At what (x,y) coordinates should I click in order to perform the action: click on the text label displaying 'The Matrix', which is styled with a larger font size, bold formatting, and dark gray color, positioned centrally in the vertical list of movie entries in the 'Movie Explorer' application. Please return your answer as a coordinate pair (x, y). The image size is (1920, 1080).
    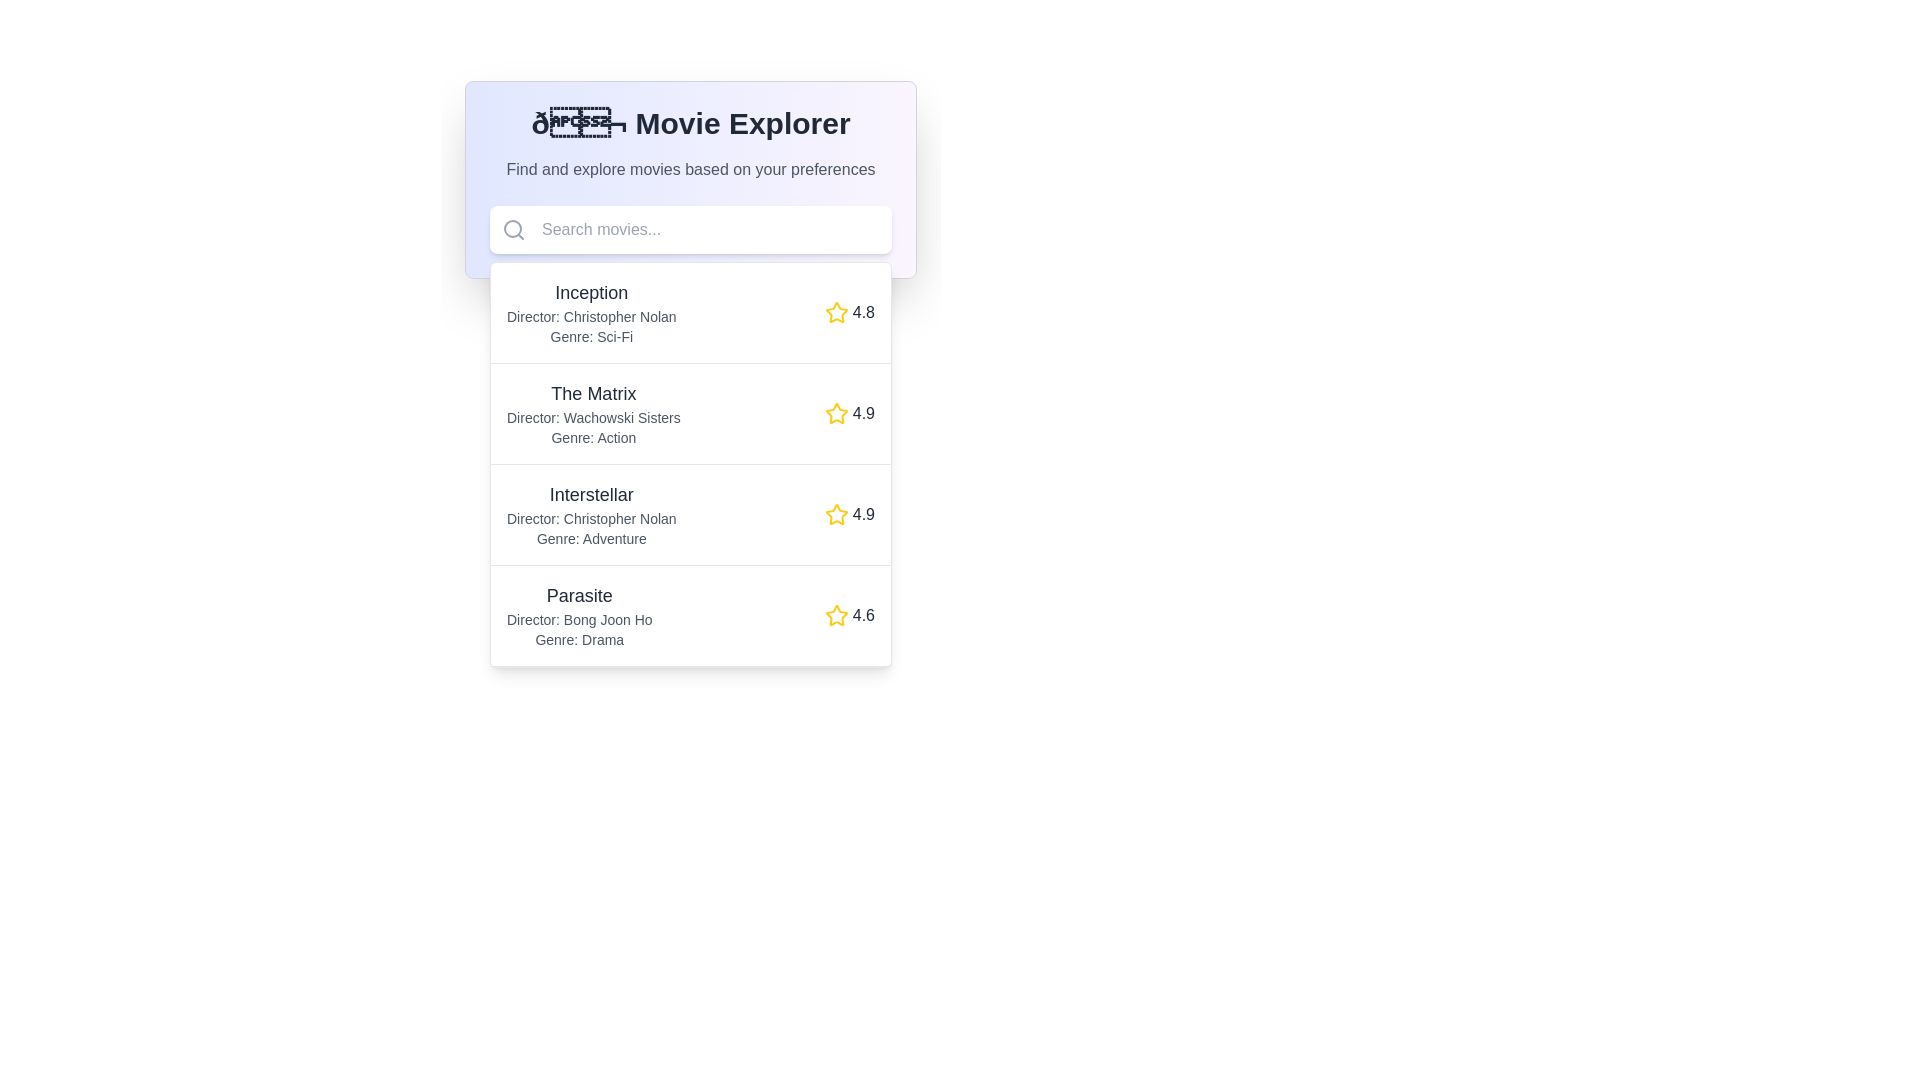
    Looking at the image, I should click on (592, 393).